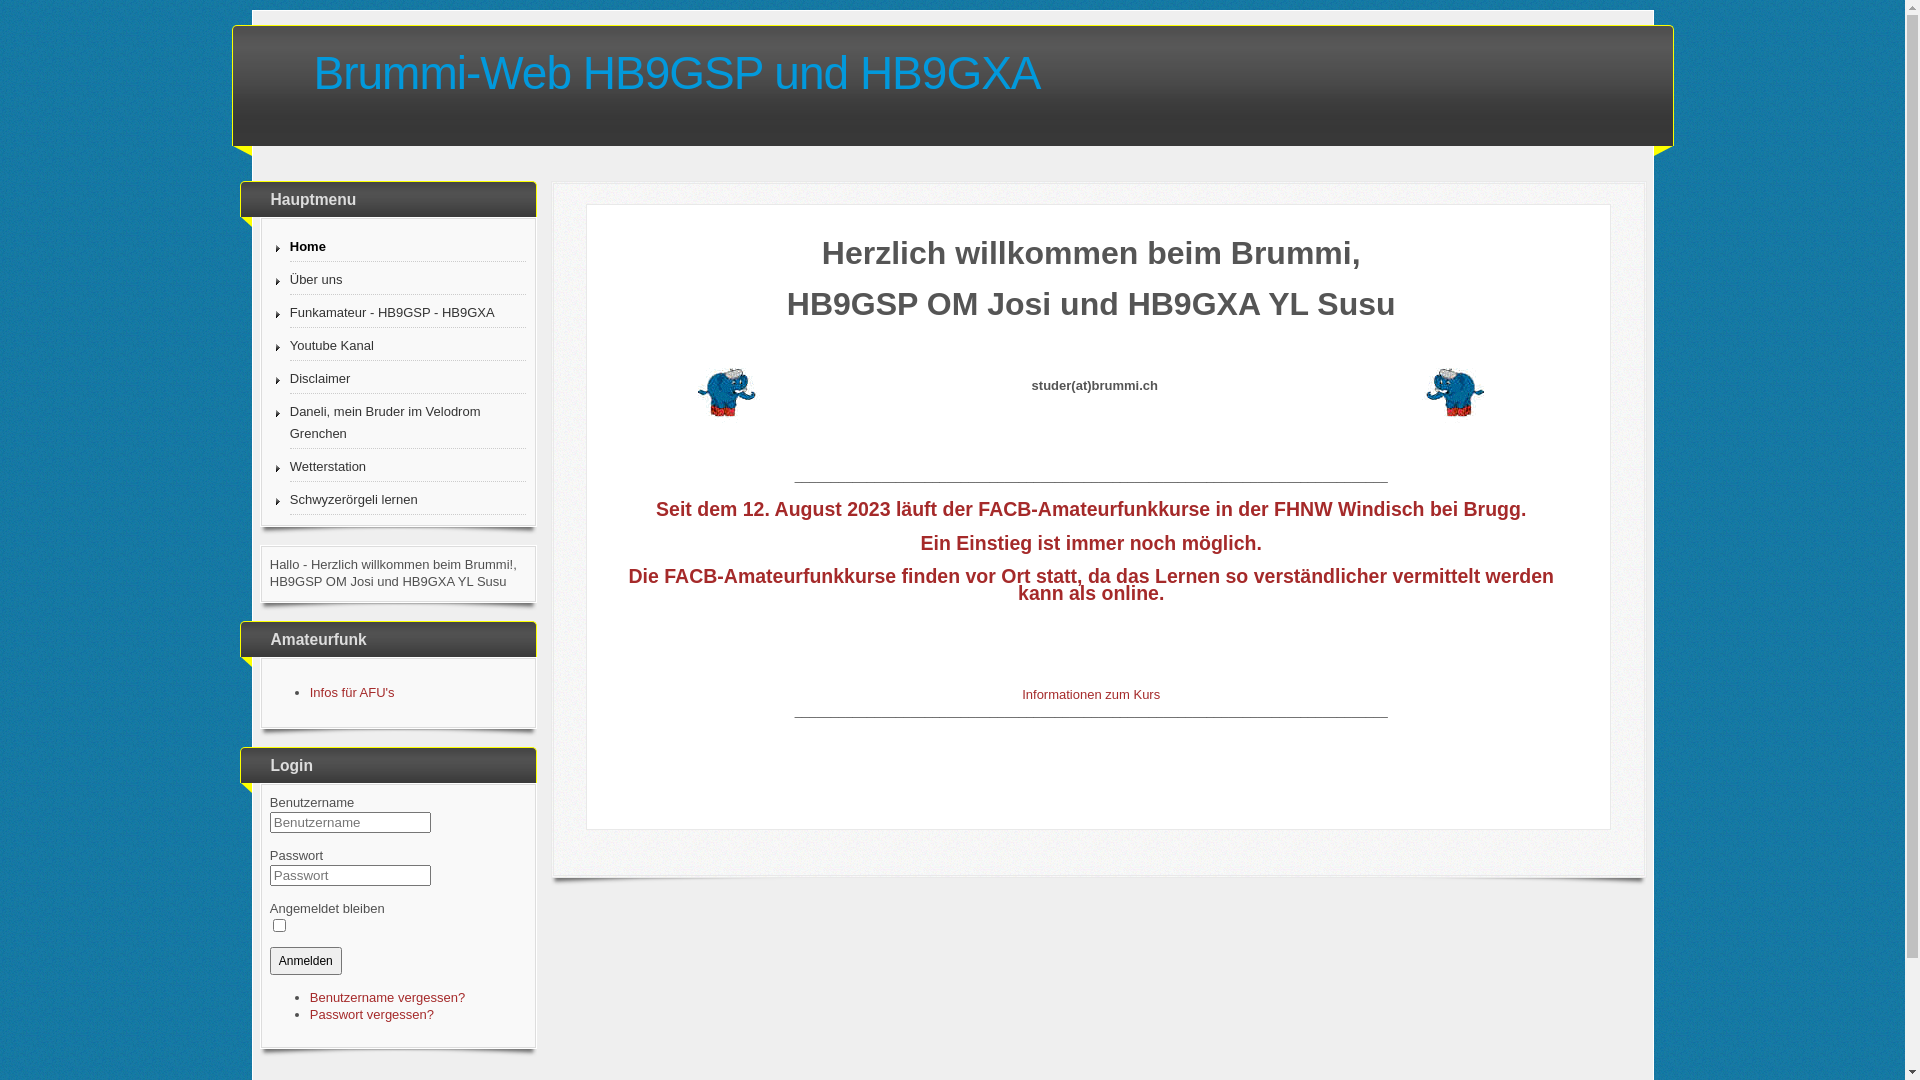  I want to click on 'Anmelden', so click(305, 959).